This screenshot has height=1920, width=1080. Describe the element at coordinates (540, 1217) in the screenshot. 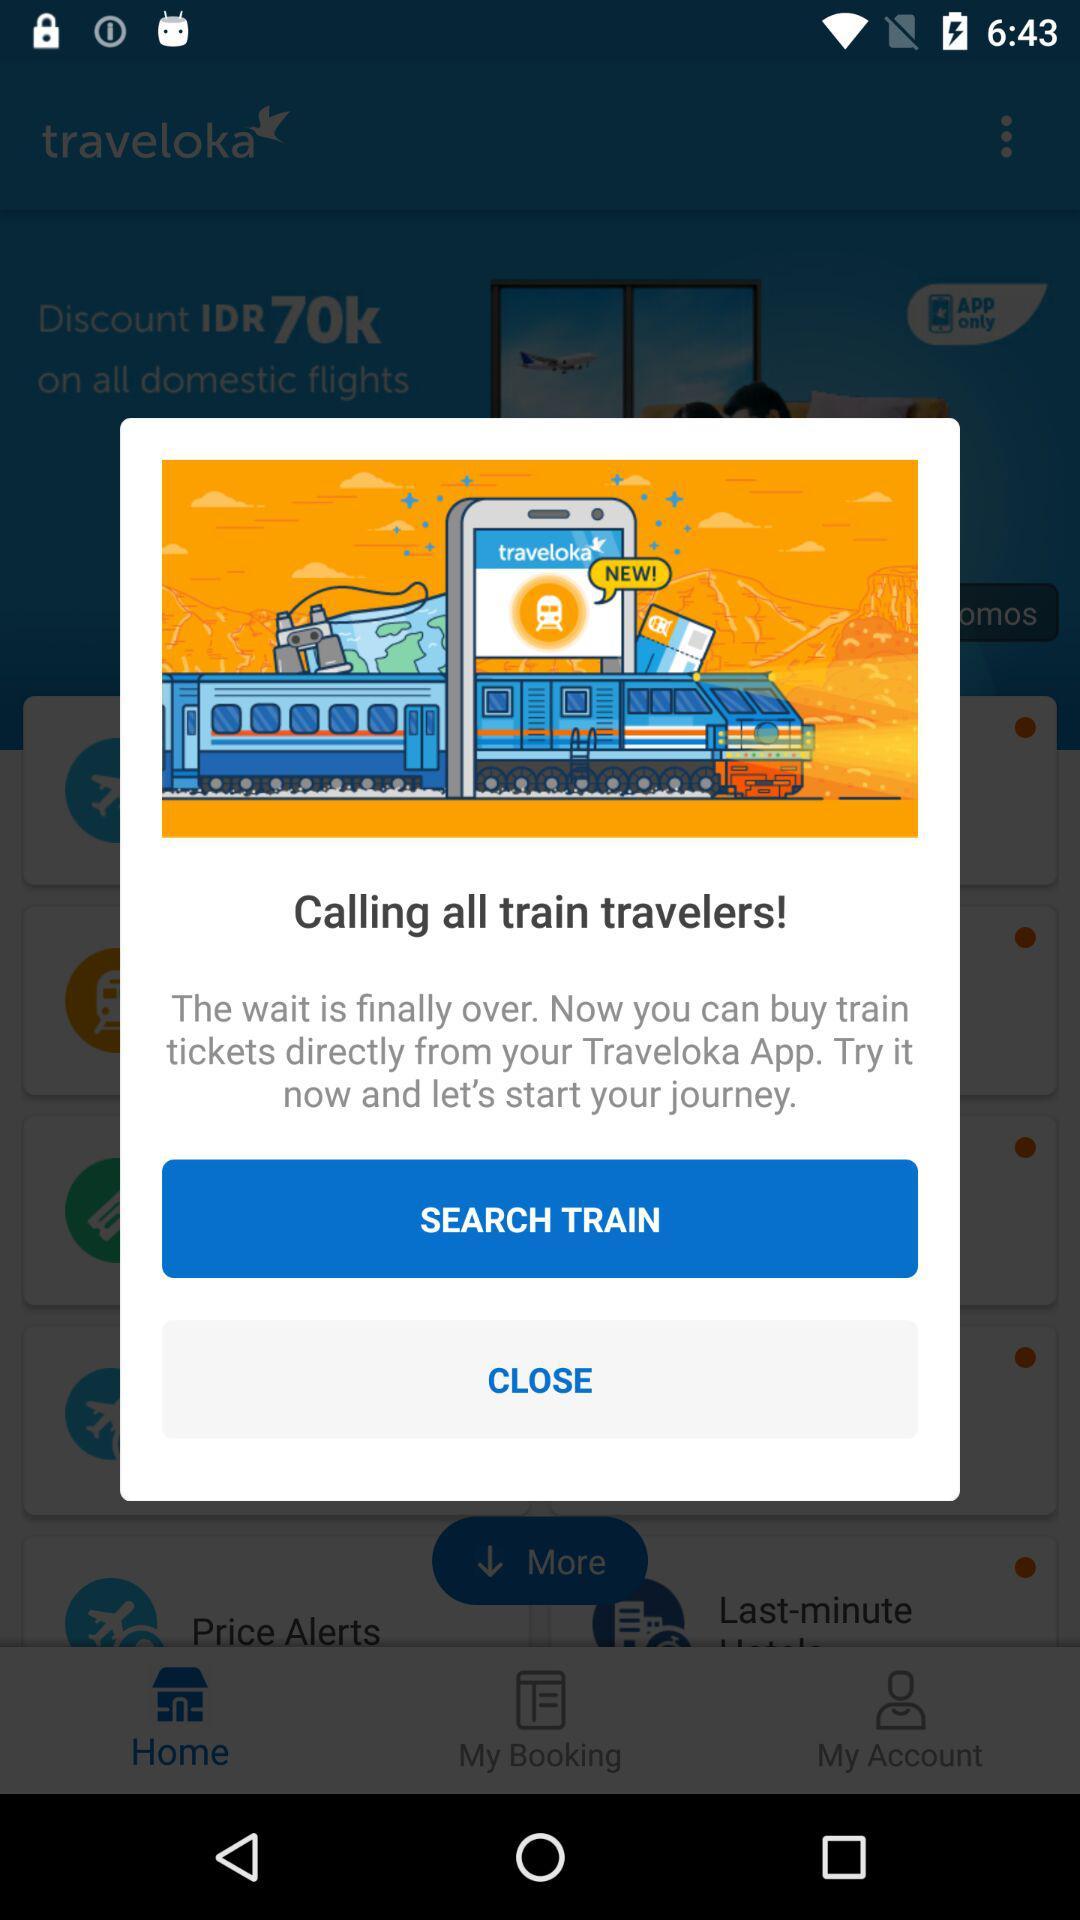

I see `the search train icon` at that location.